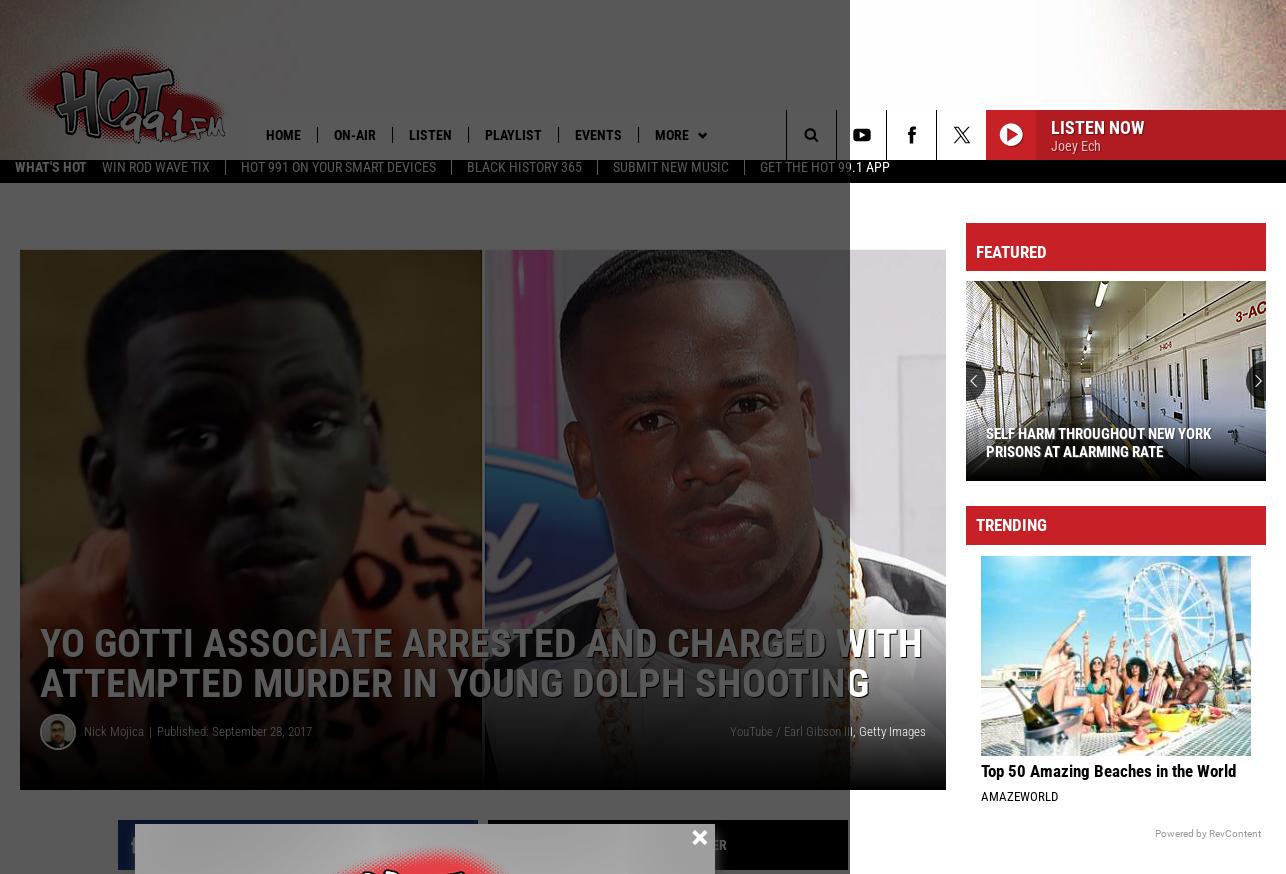  Describe the element at coordinates (234, 739) in the screenshot. I see `'Published: September 28, 2017'` at that location.